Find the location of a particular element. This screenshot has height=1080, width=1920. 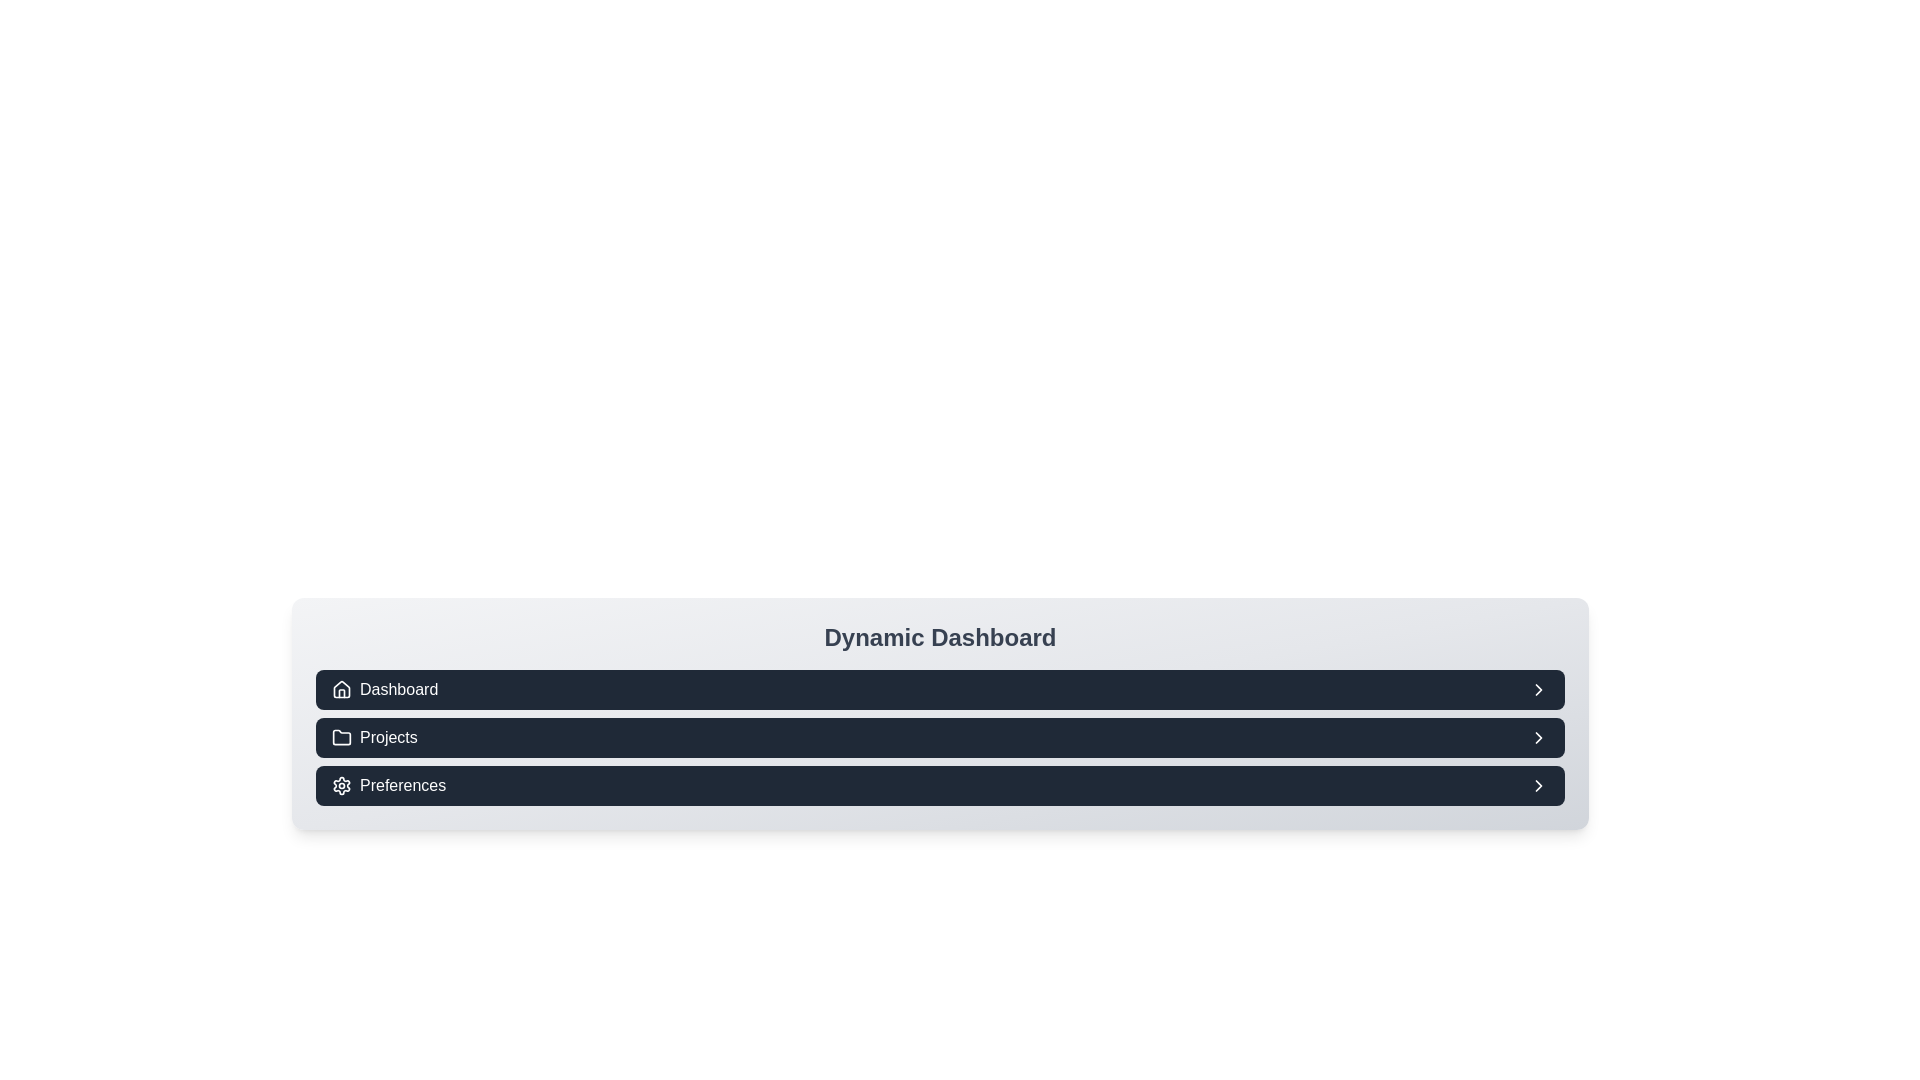

the third button in the vertical list that navigates to user settings or preferences is located at coordinates (389, 785).